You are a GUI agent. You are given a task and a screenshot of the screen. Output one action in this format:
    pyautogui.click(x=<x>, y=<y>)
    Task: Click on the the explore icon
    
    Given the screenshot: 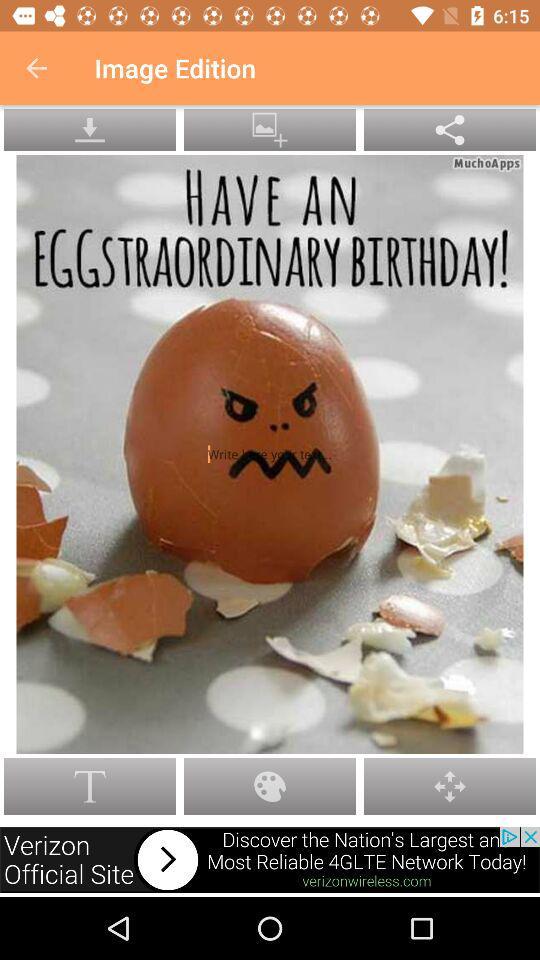 What is the action you would take?
    pyautogui.click(x=449, y=128)
    